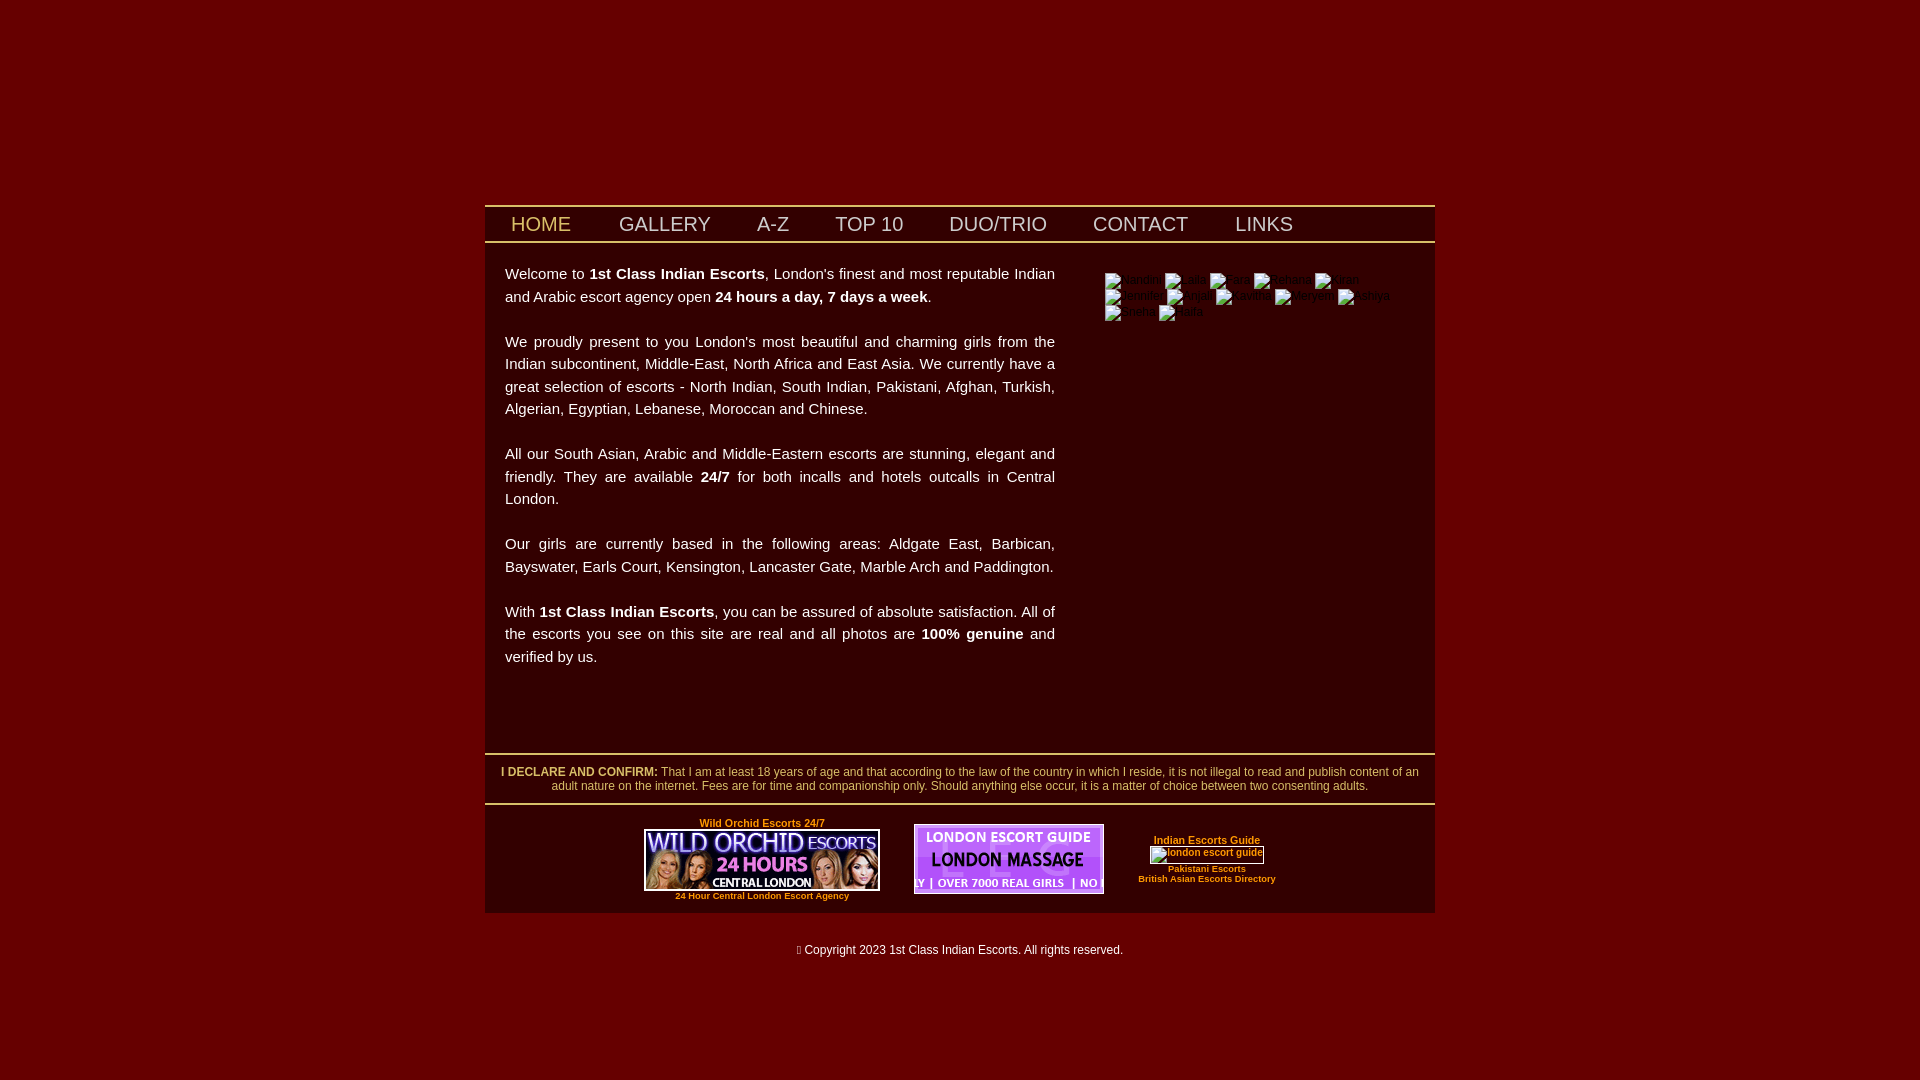 This screenshot has width=1920, height=1080. Describe the element at coordinates (1008, 889) in the screenshot. I see `'London Escort Guide'` at that location.